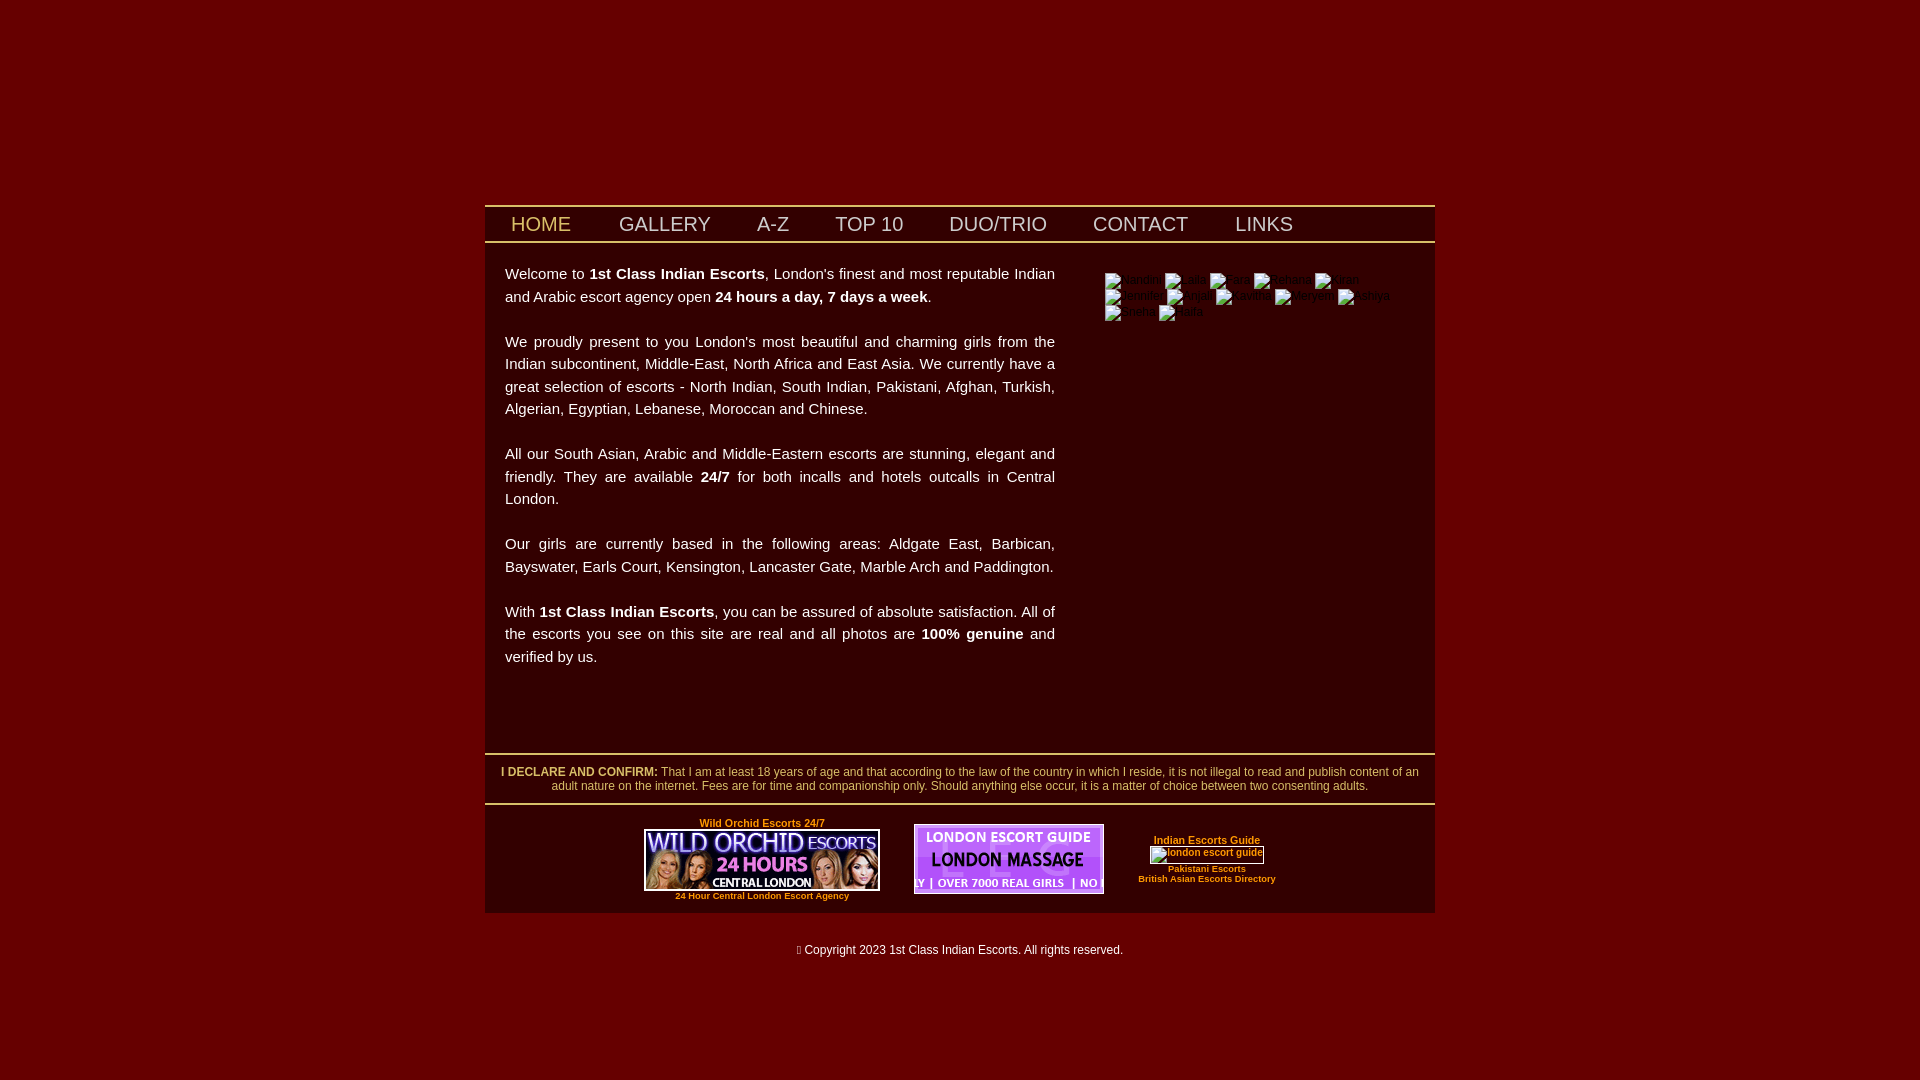 This screenshot has width=1920, height=1080. Describe the element at coordinates (1008, 889) in the screenshot. I see `'London Escort Guide'` at that location.